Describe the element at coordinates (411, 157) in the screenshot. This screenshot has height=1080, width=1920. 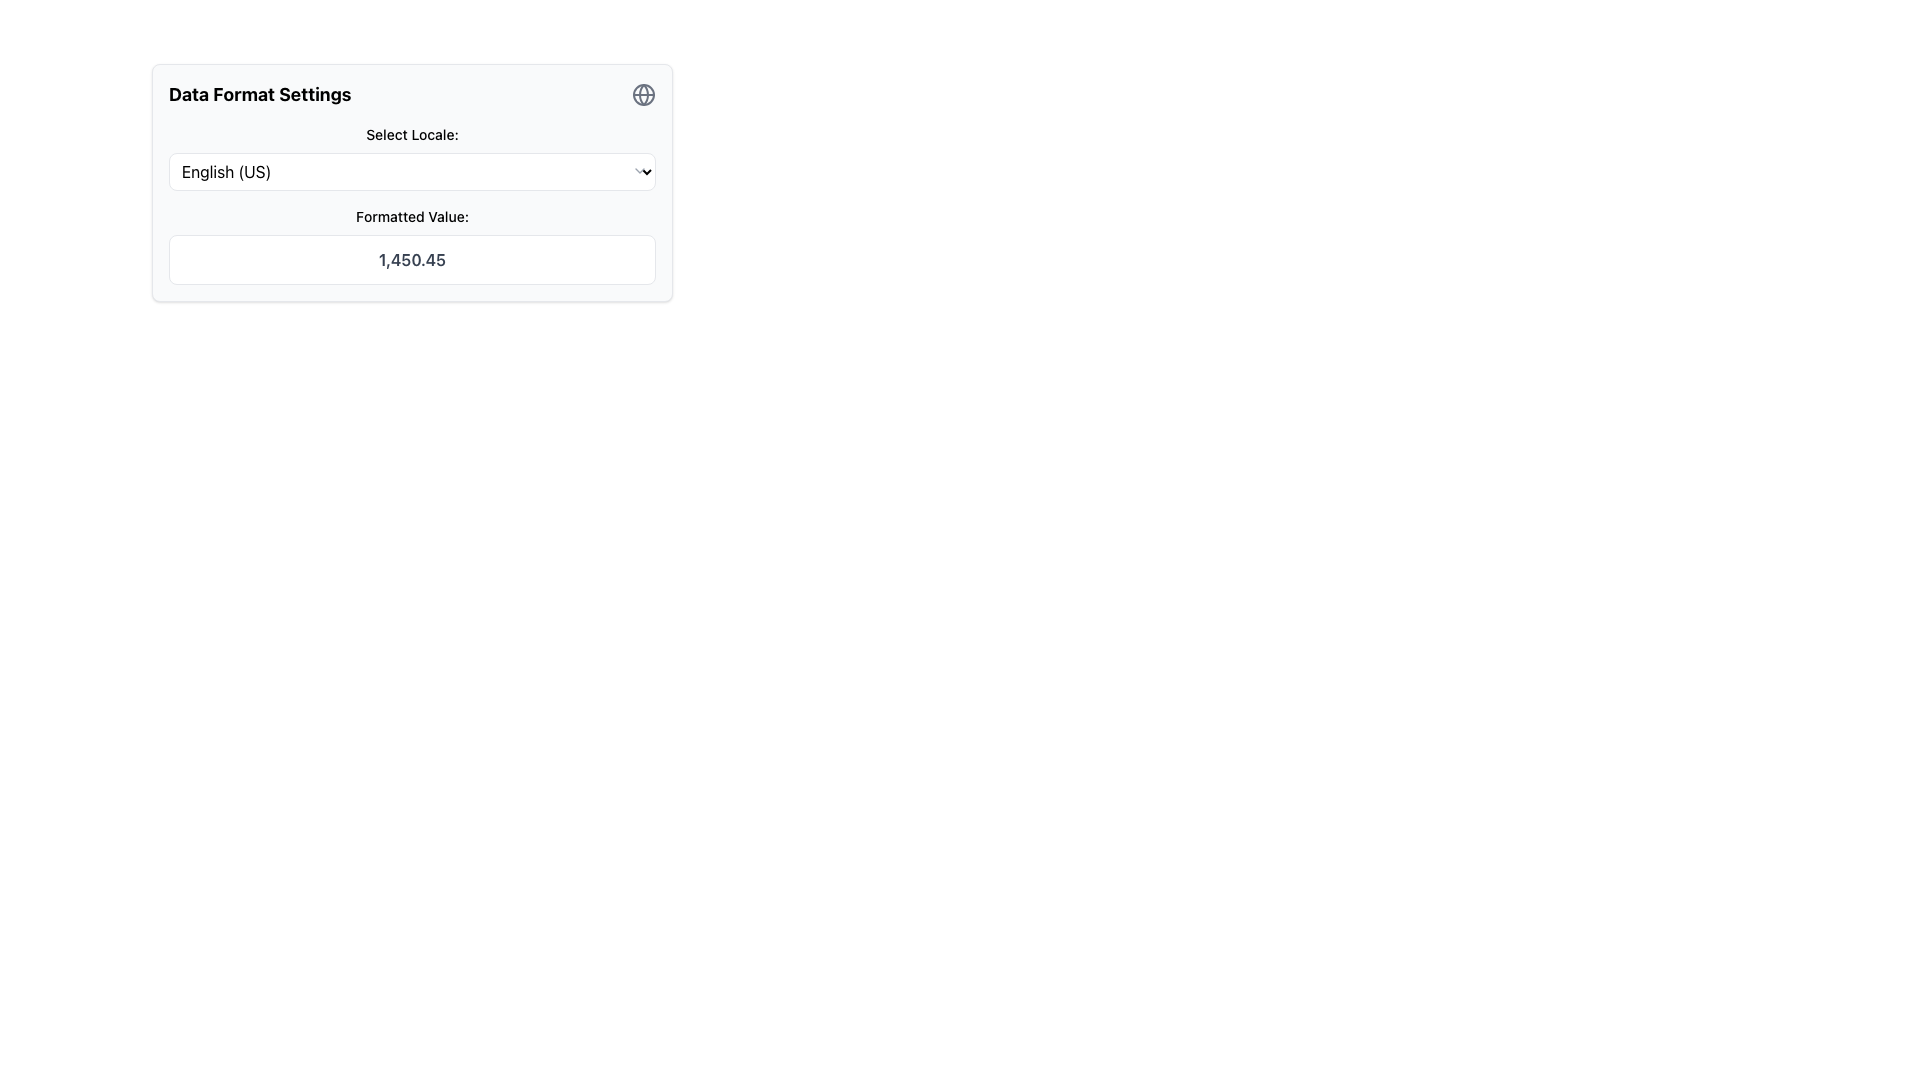
I see `the Dropdown Menu located centrally within the 'Data Format Settings' card` at that location.